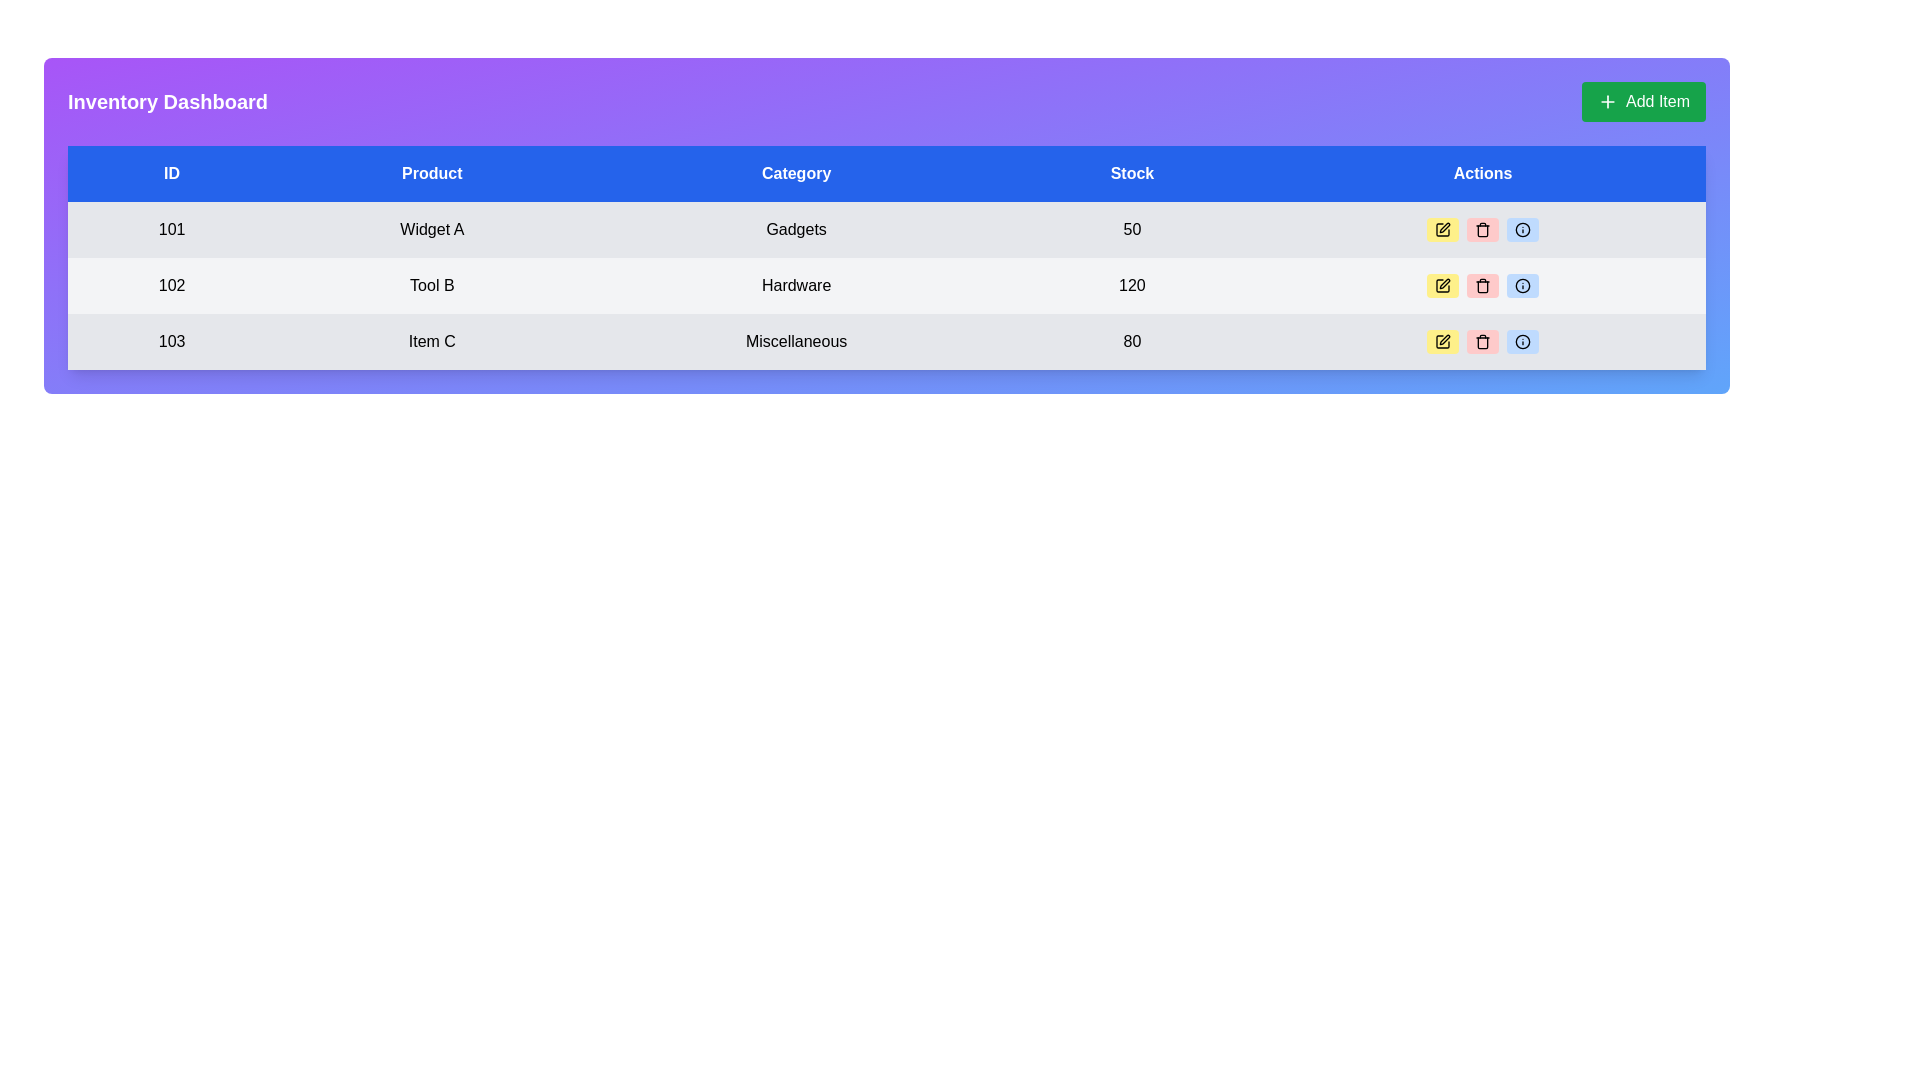 This screenshot has width=1920, height=1080. I want to click on the circular icon button with a blue background, which is the fourth button in the 'Actions' column of the last row of the table, so click(1521, 341).